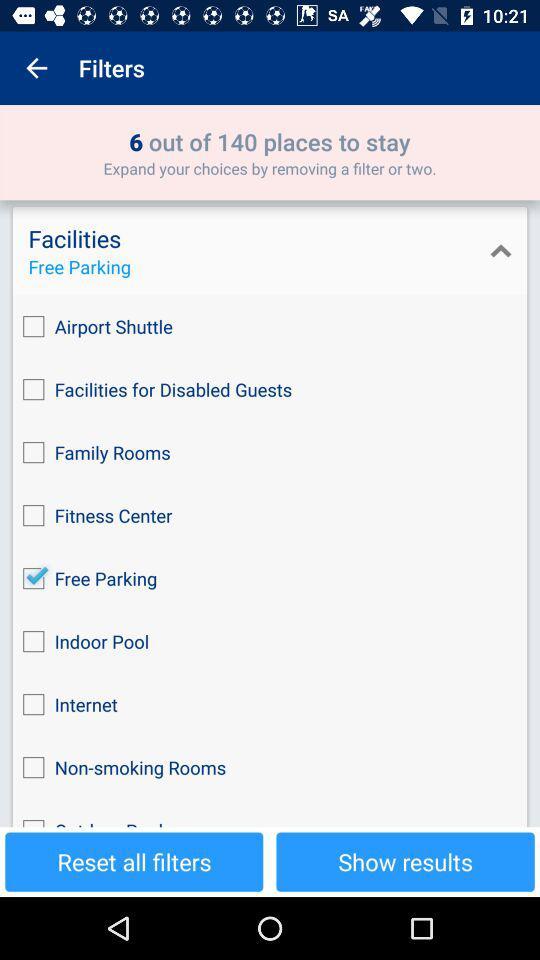 This screenshot has height=960, width=540. Describe the element at coordinates (270, 388) in the screenshot. I see `the facilities for disabled icon` at that location.